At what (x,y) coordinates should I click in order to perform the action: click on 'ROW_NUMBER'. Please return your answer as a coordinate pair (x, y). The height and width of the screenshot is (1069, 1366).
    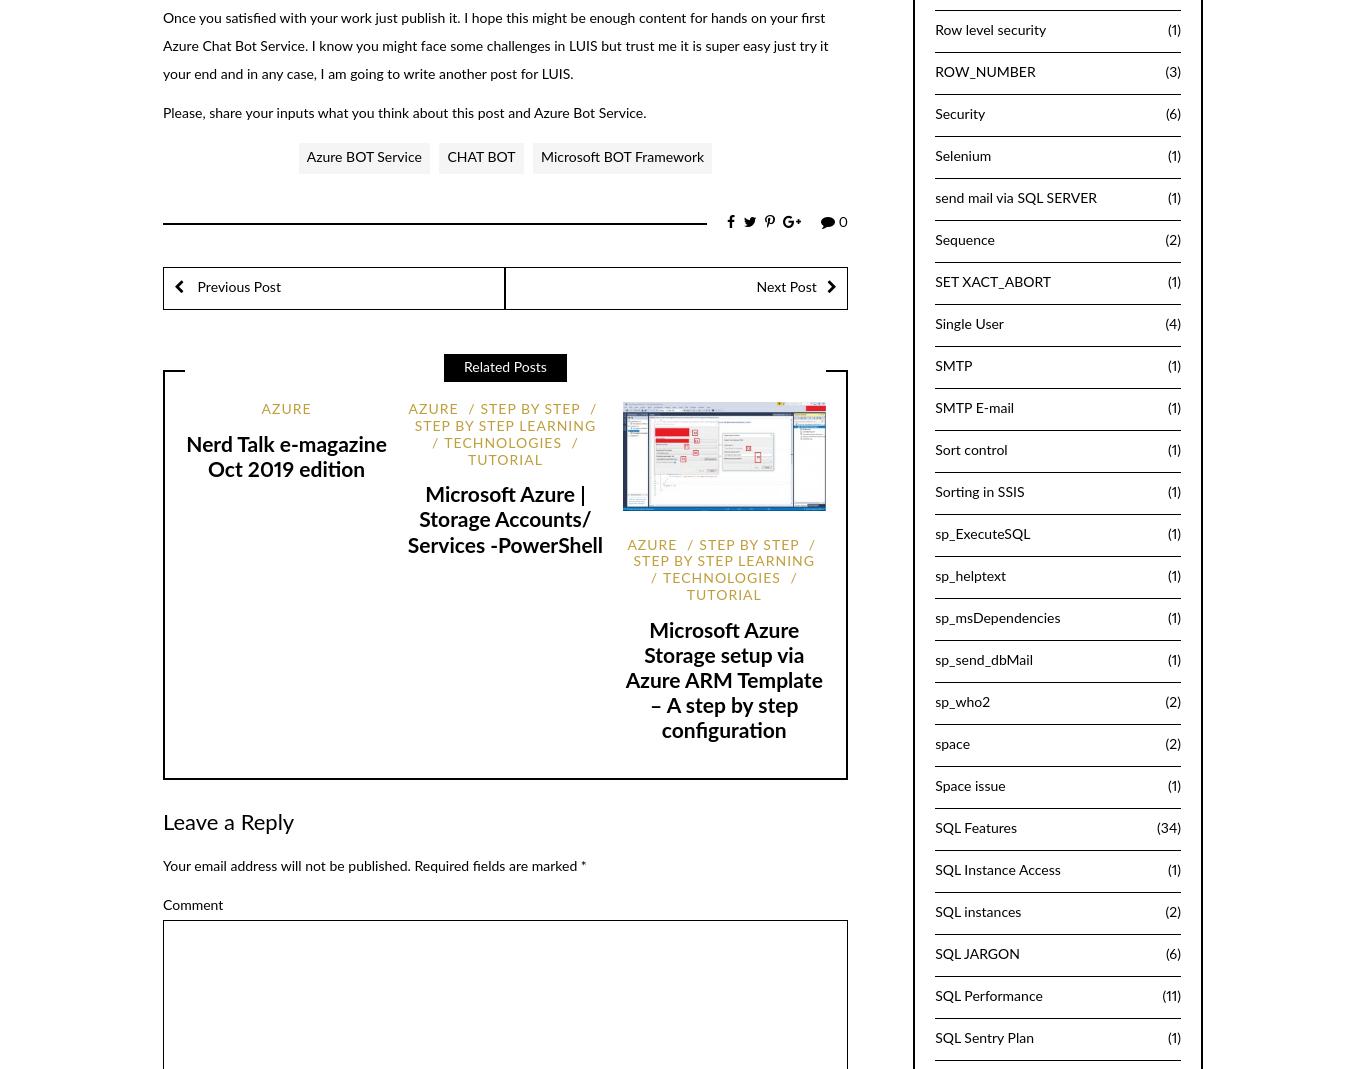
    Looking at the image, I should click on (985, 71).